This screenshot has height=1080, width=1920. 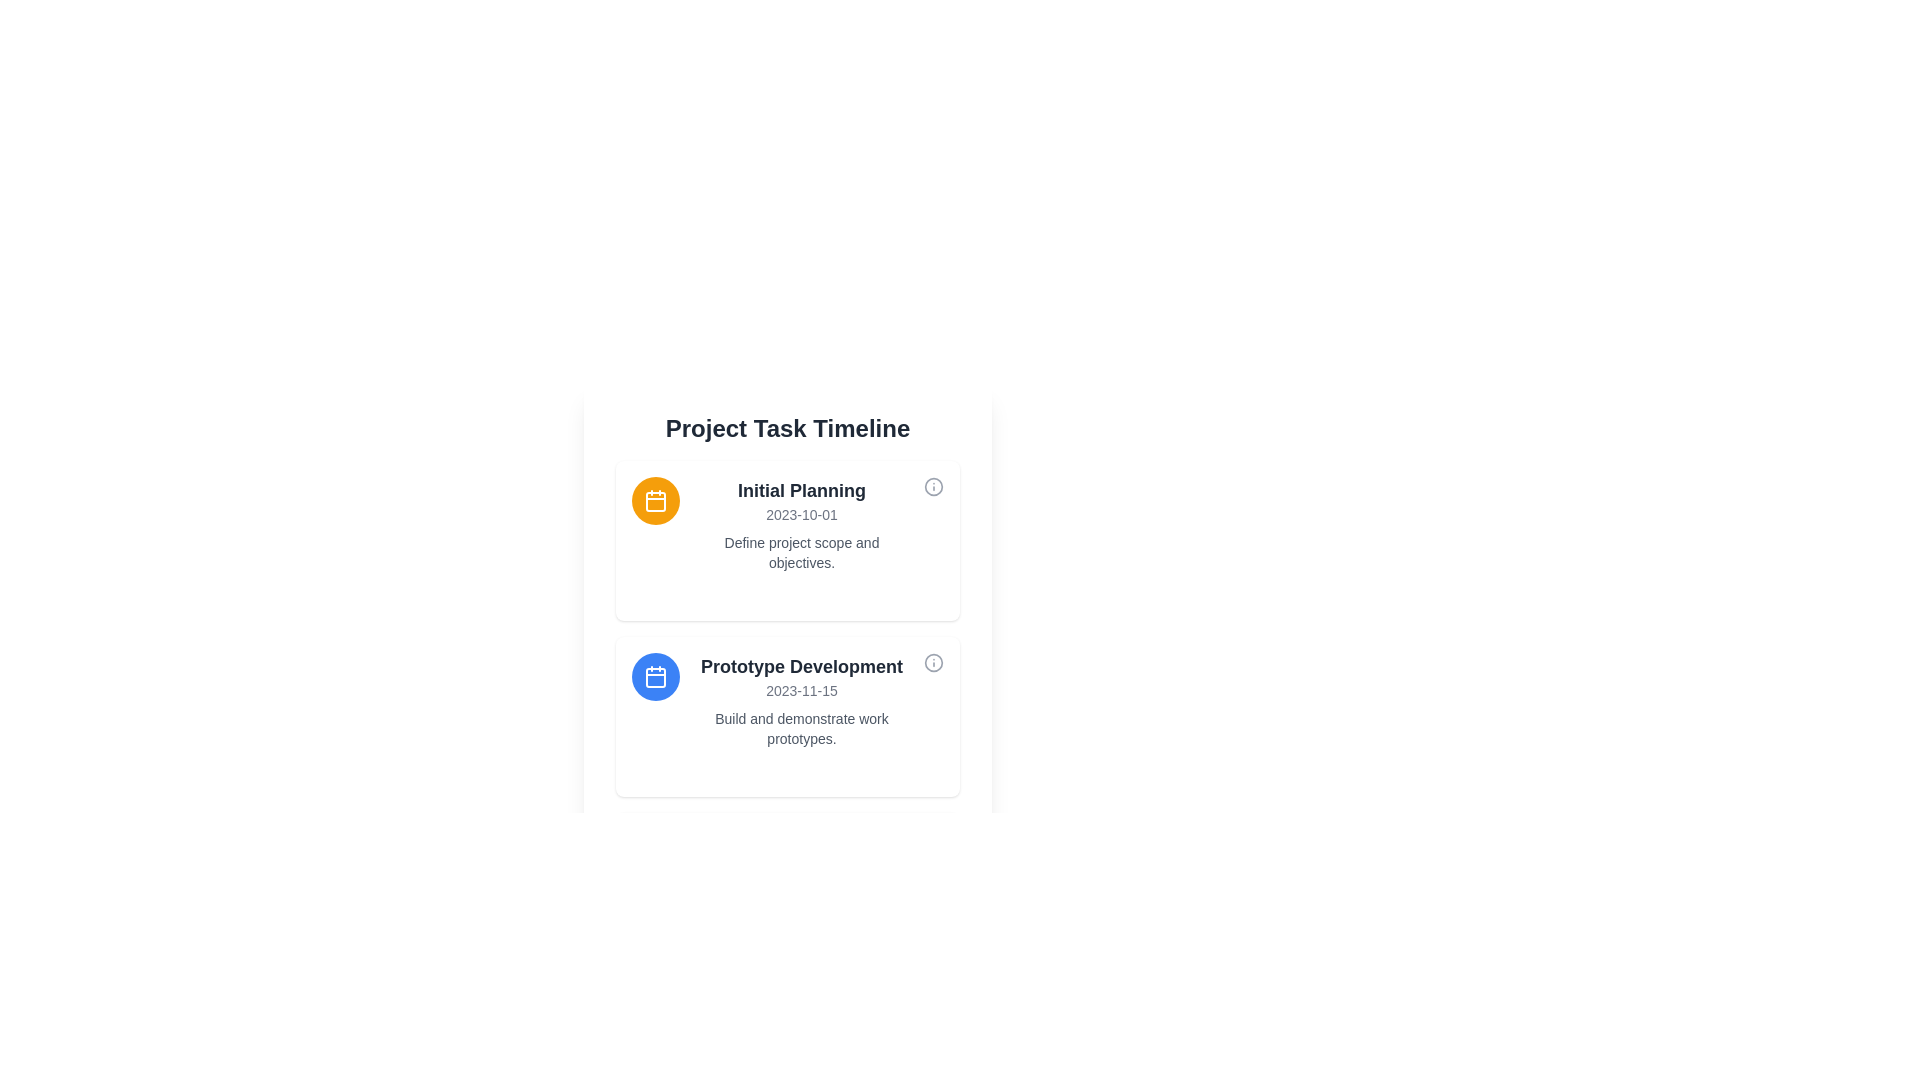 I want to click on the 'Pending' status badge located under the task 'Initial Planning' in the 'Project Task Timeline' section, so click(x=801, y=592).